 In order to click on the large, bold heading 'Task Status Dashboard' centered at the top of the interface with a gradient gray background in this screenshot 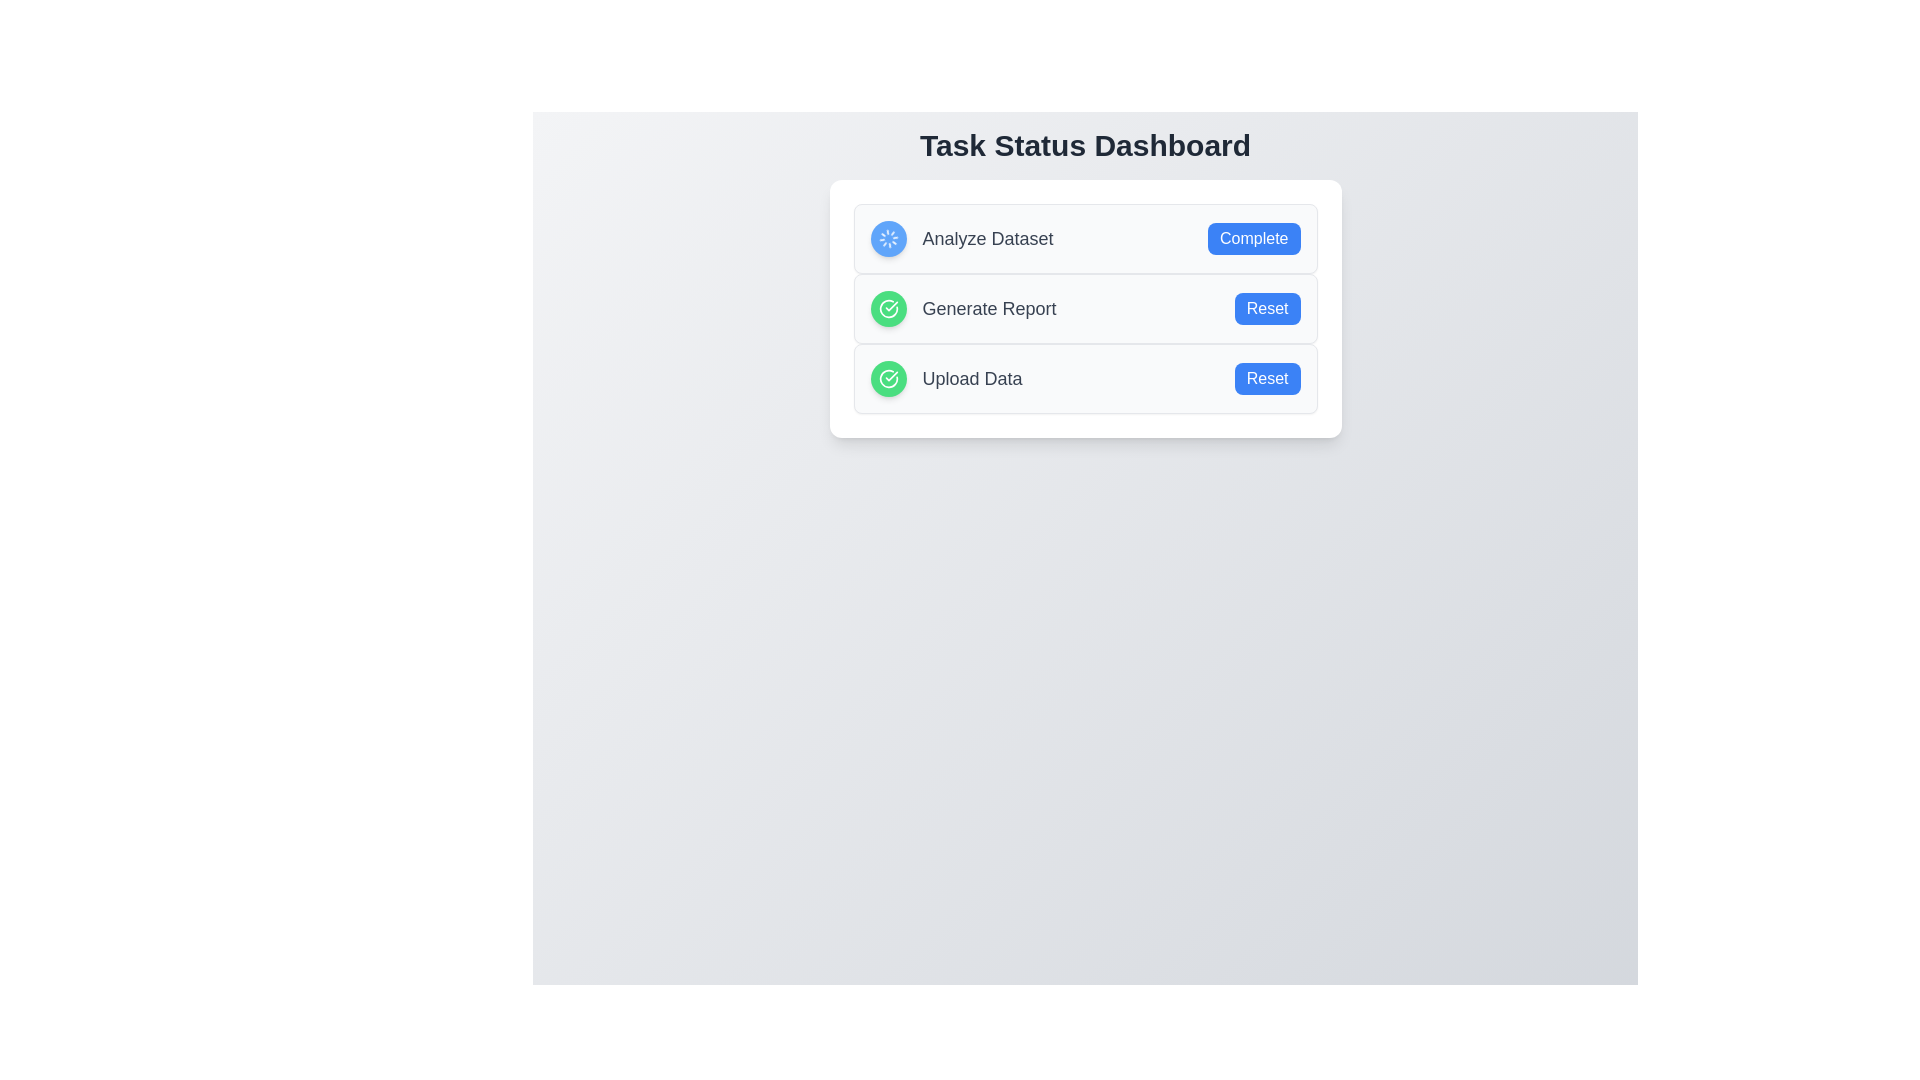, I will do `click(1084, 145)`.